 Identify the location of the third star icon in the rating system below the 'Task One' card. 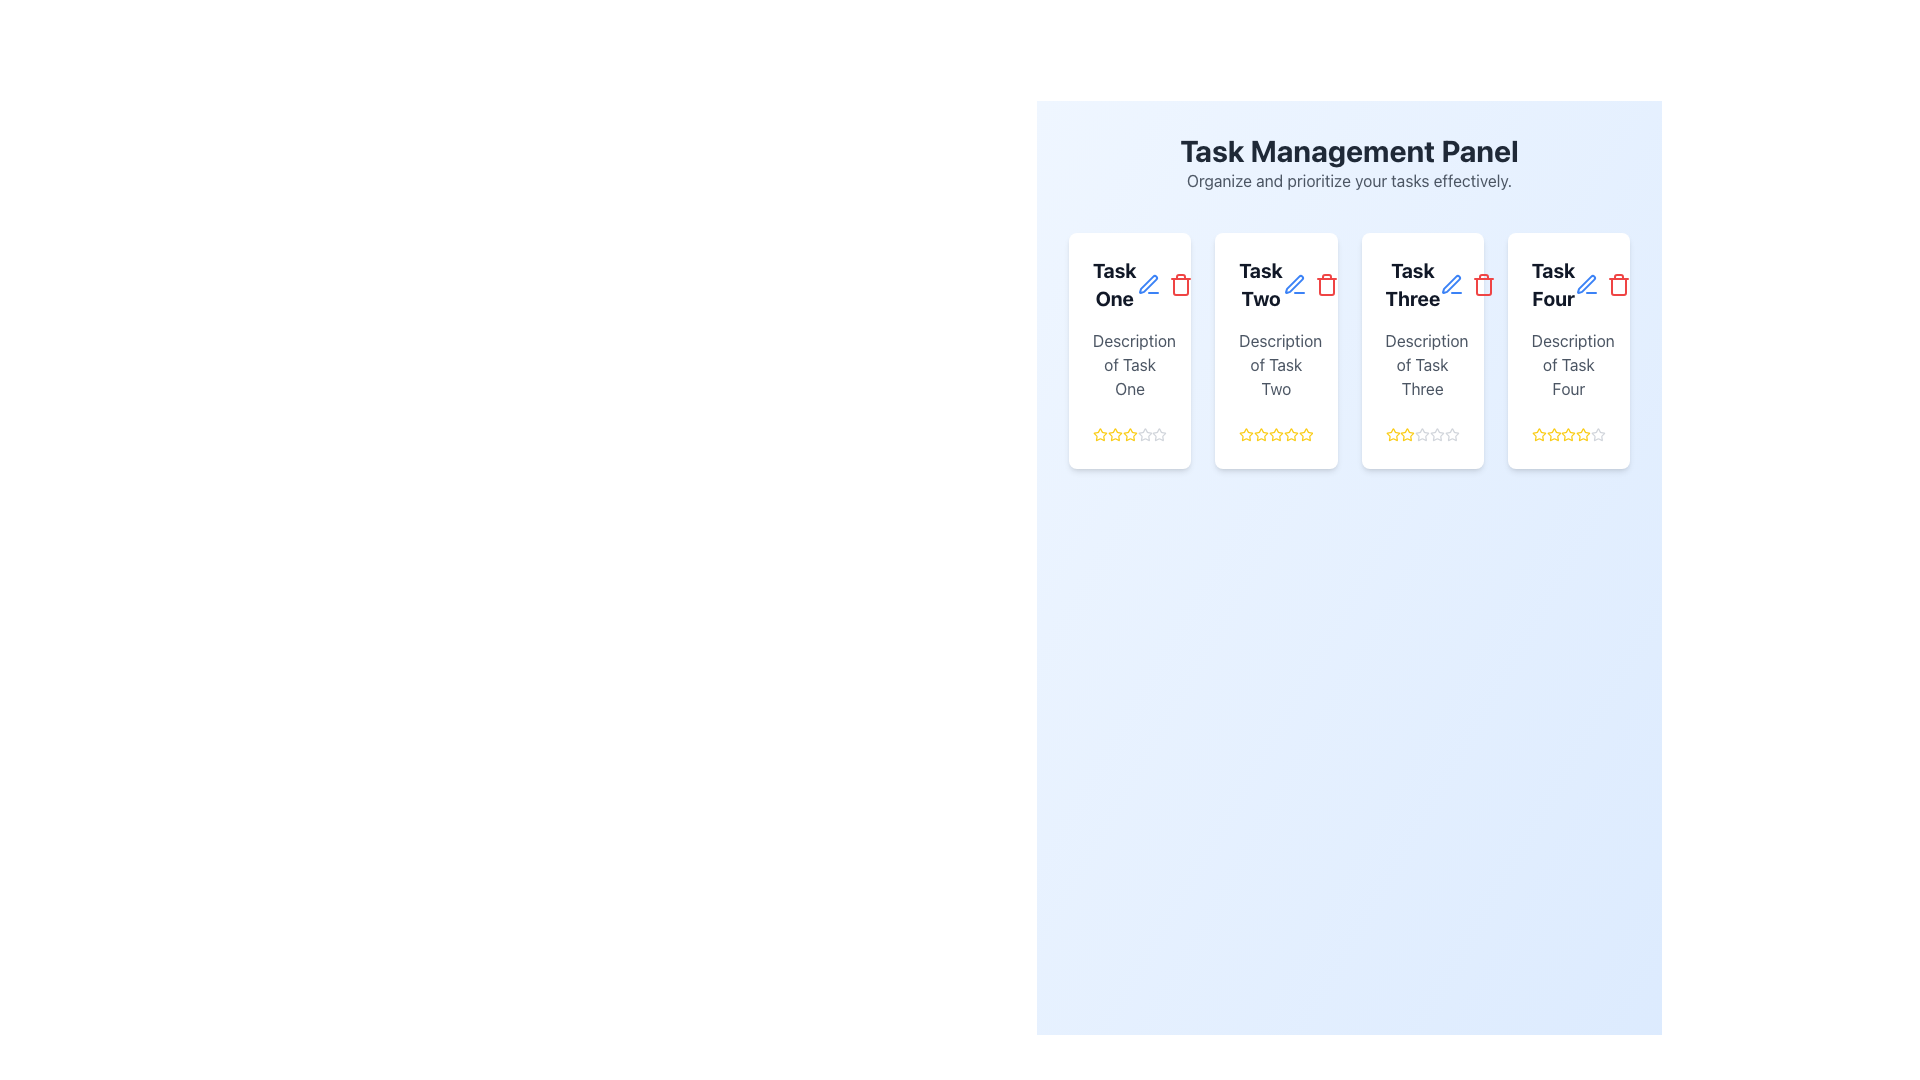
(1130, 434).